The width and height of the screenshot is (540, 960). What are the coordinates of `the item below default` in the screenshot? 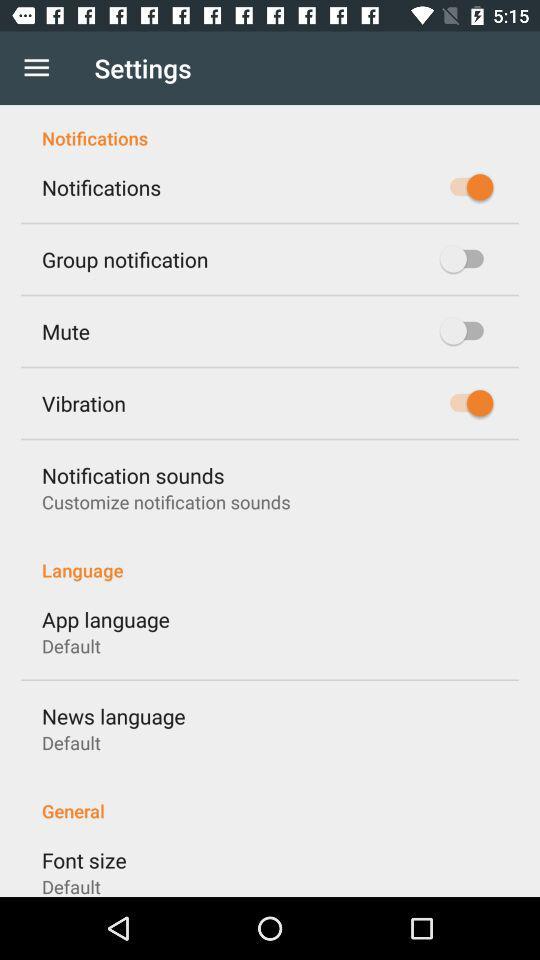 It's located at (270, 800).